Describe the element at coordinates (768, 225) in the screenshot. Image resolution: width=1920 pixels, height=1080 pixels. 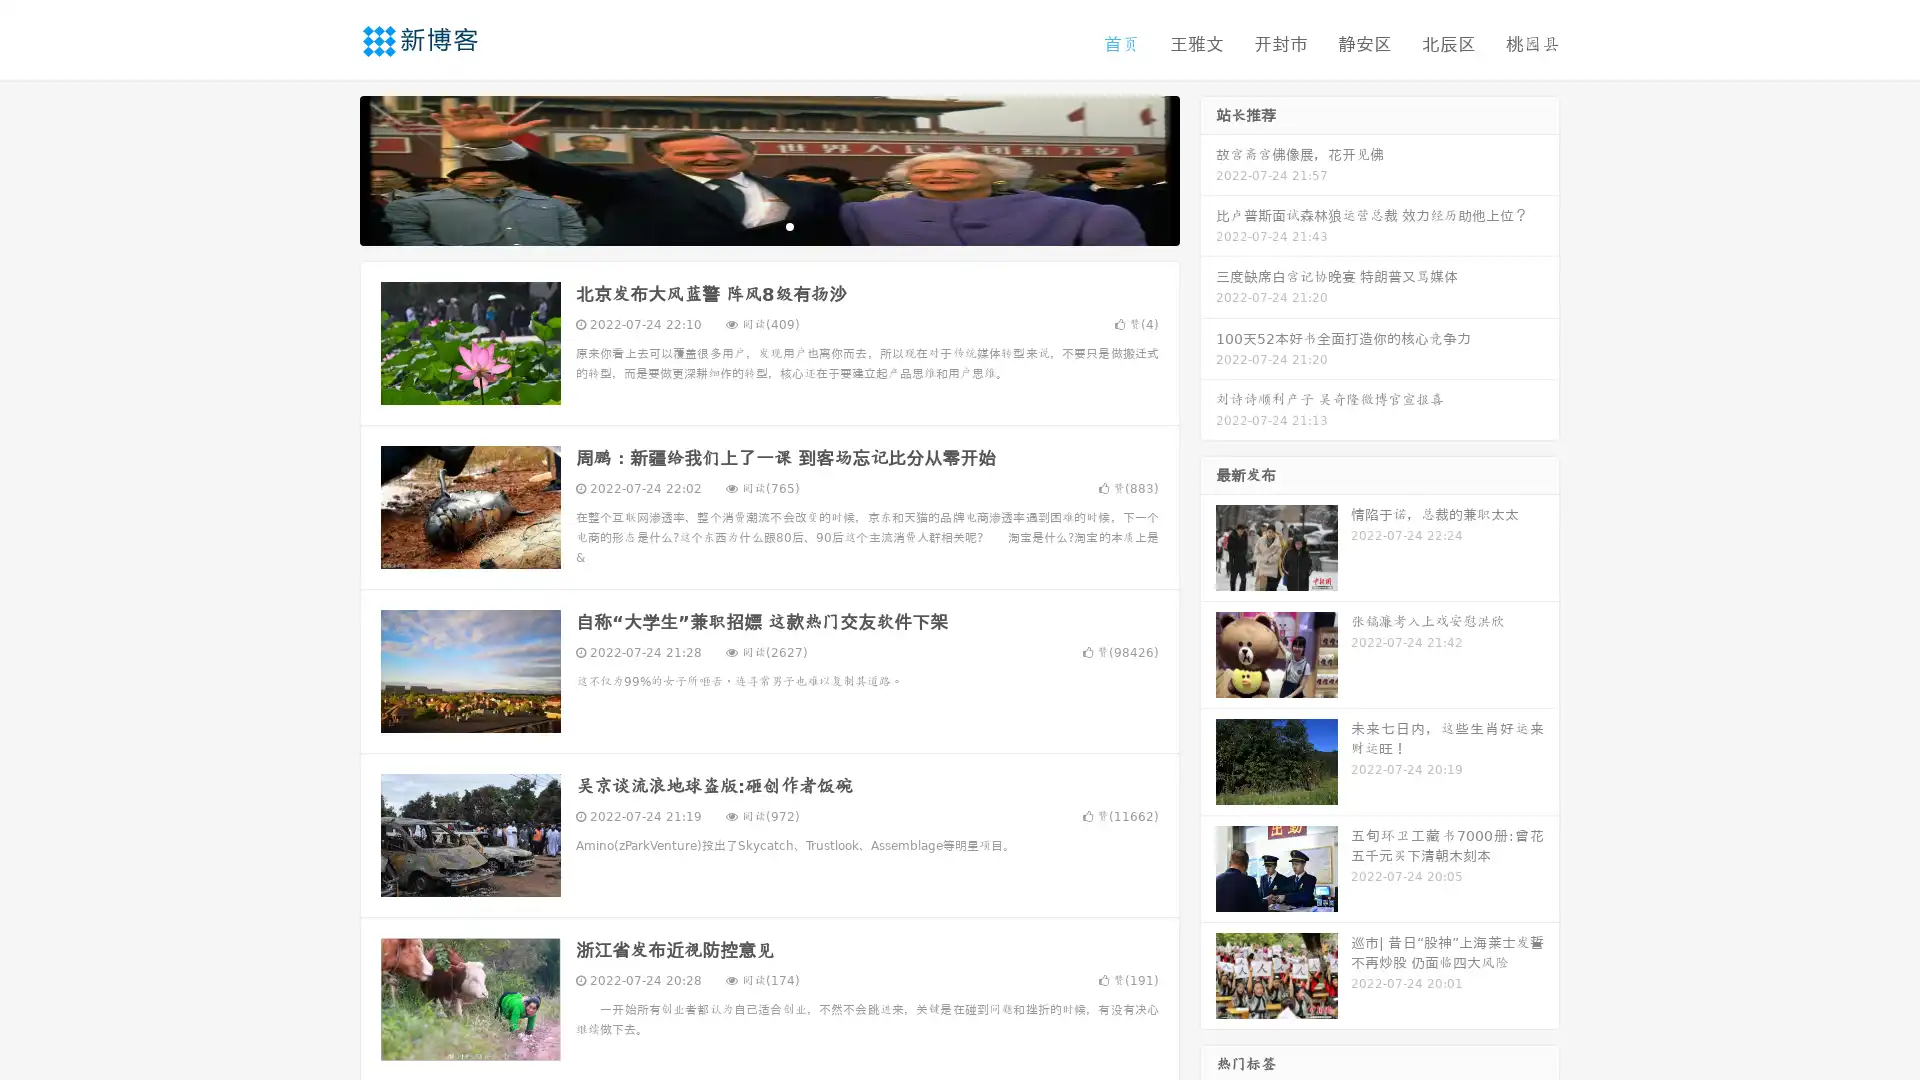
I see `Go to slide 2` at that location.